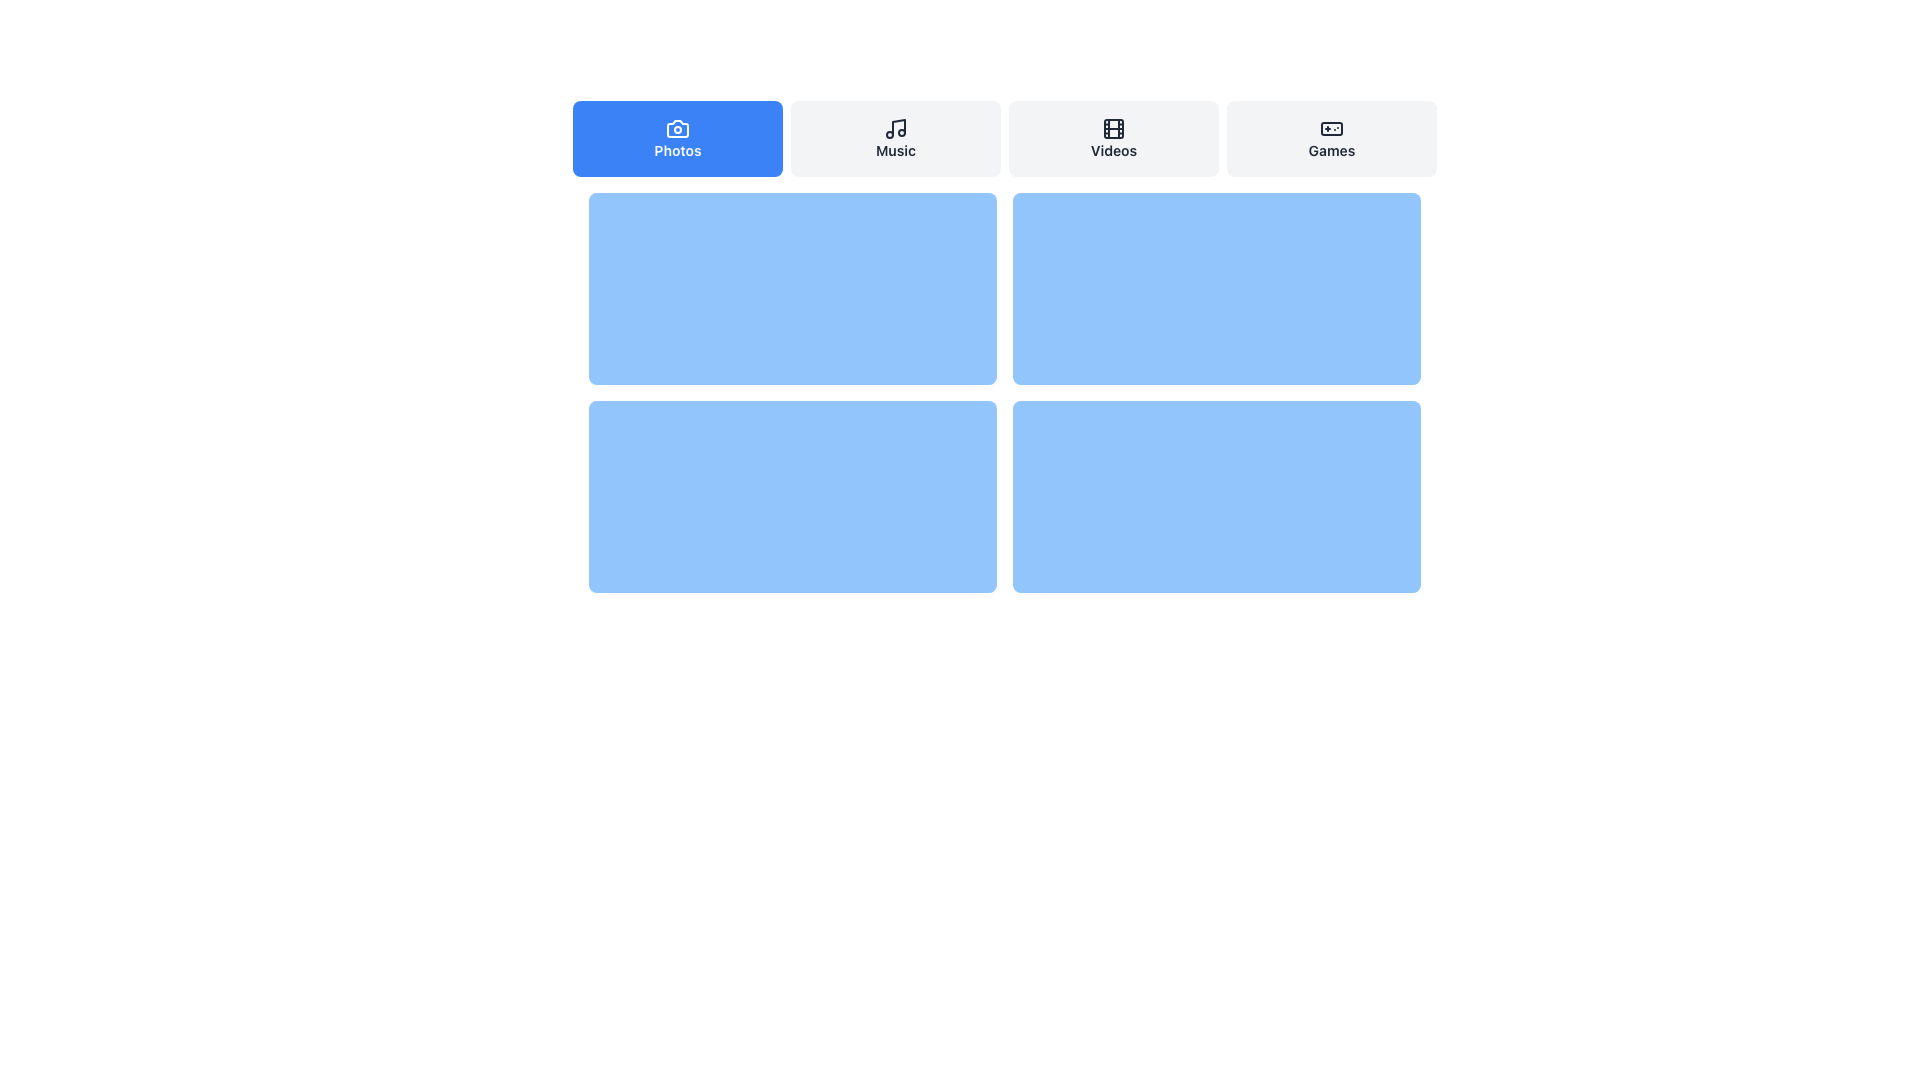 The width and height of the screenshot is (1920, 1080). Describe the element at coordinates (1112, 137) in the screenshot. I see `the 'Videos' button, which is a rectangular card with a light gray background, rounded corners, an icon of a film strip at the top, and the text 'Videos' centered below the icon` at that location.